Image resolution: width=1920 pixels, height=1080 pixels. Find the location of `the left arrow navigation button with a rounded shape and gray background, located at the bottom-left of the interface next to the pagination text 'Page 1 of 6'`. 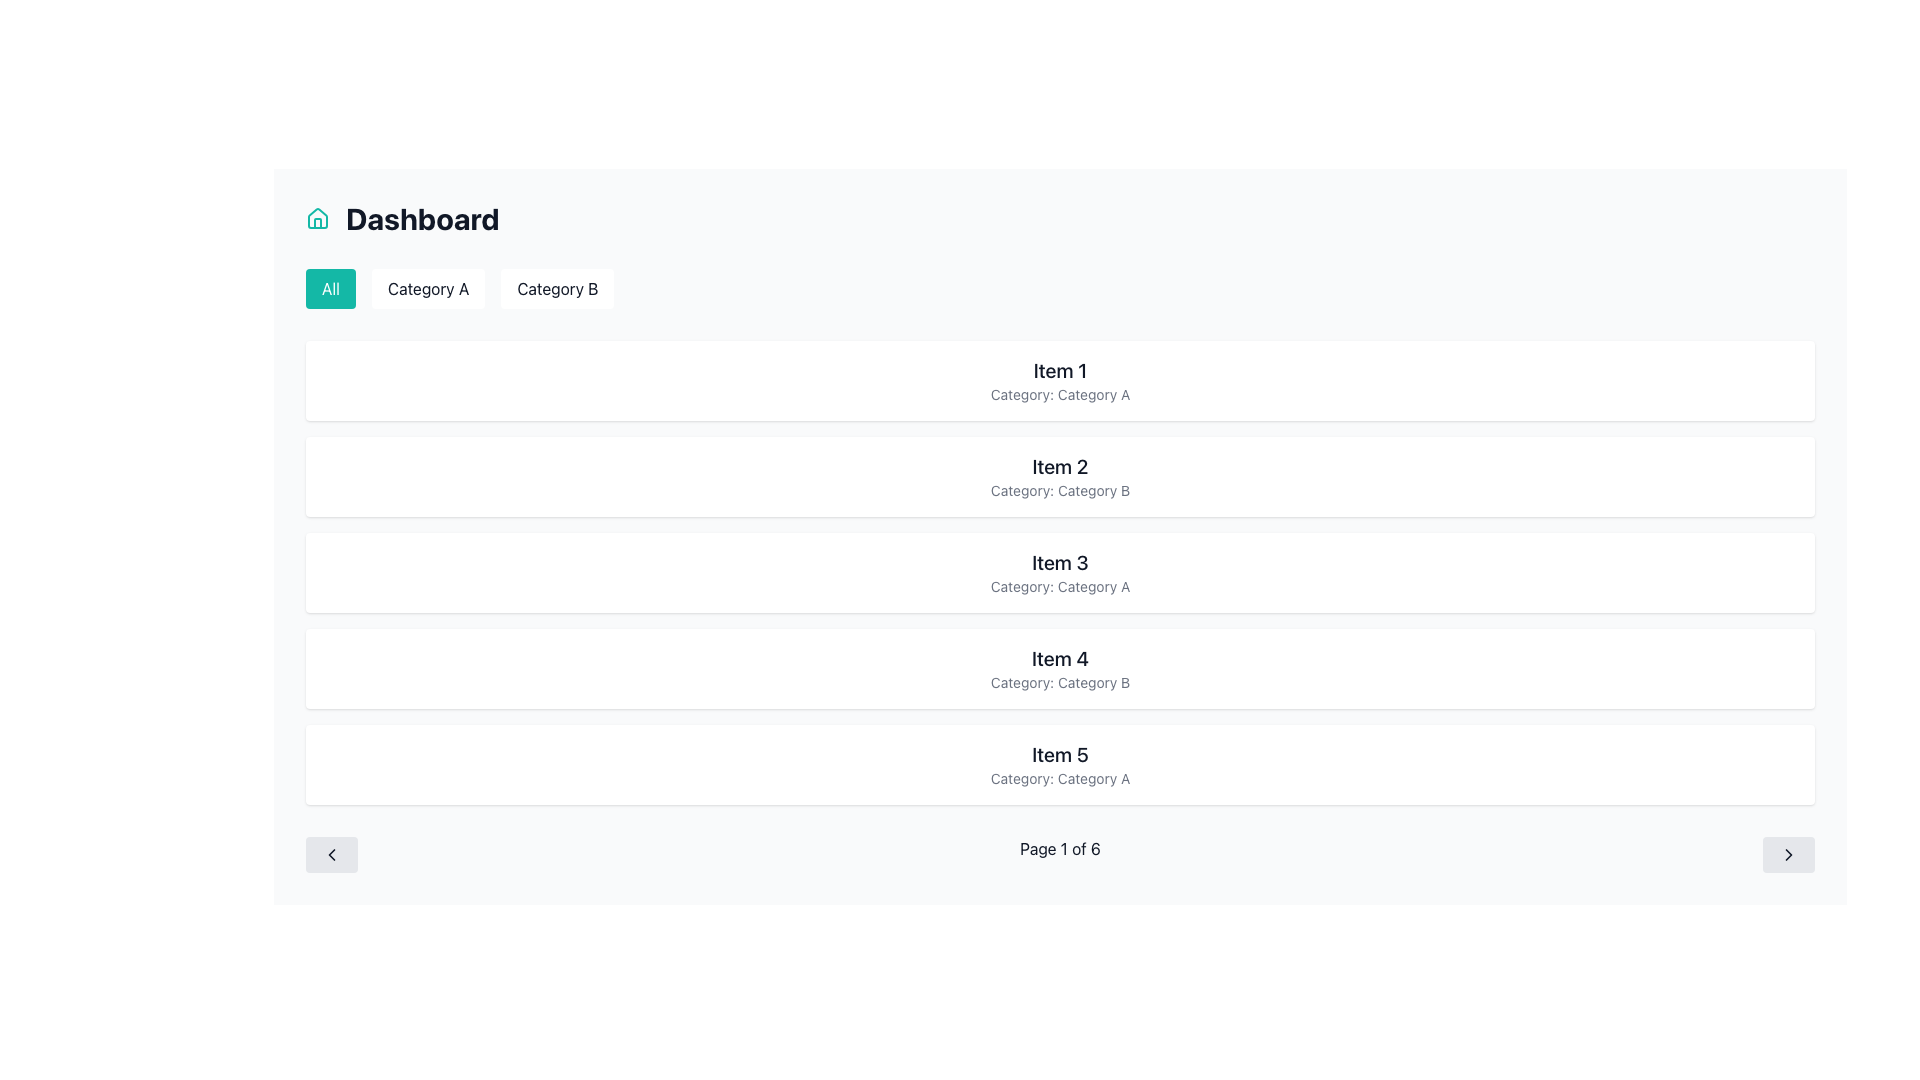

the left arrow navigation button with a rounded shape and gray background, located at the bottom-left of the interface next to the pagination text 'Page 1 of 6' is located at coordinates (331, 855).